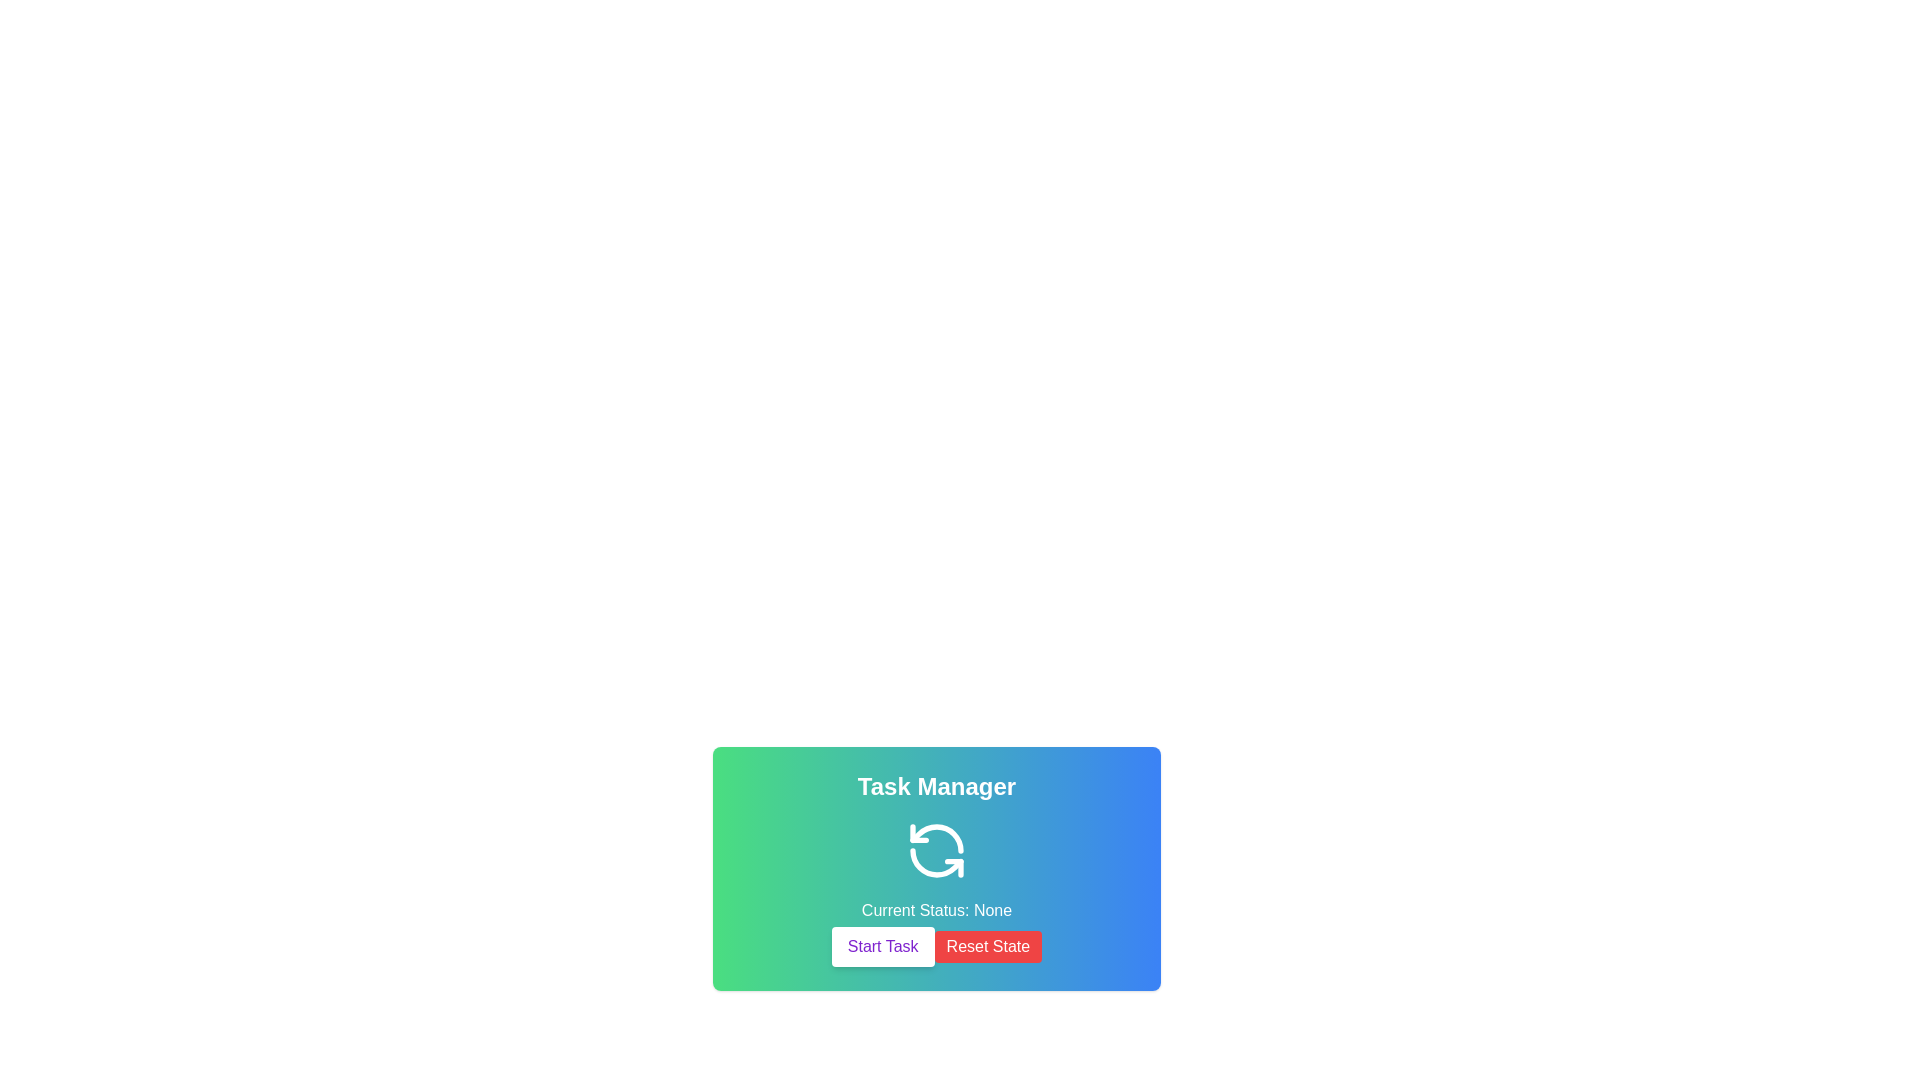 Image resolution: width=1920 pixels, height=1080 pixels. Describe the element at coordinates (935, 851) in the screenshot. I see `the refresh icon located below the 'Task Manager' heading and above the 'Current Status: None' text` at that location.